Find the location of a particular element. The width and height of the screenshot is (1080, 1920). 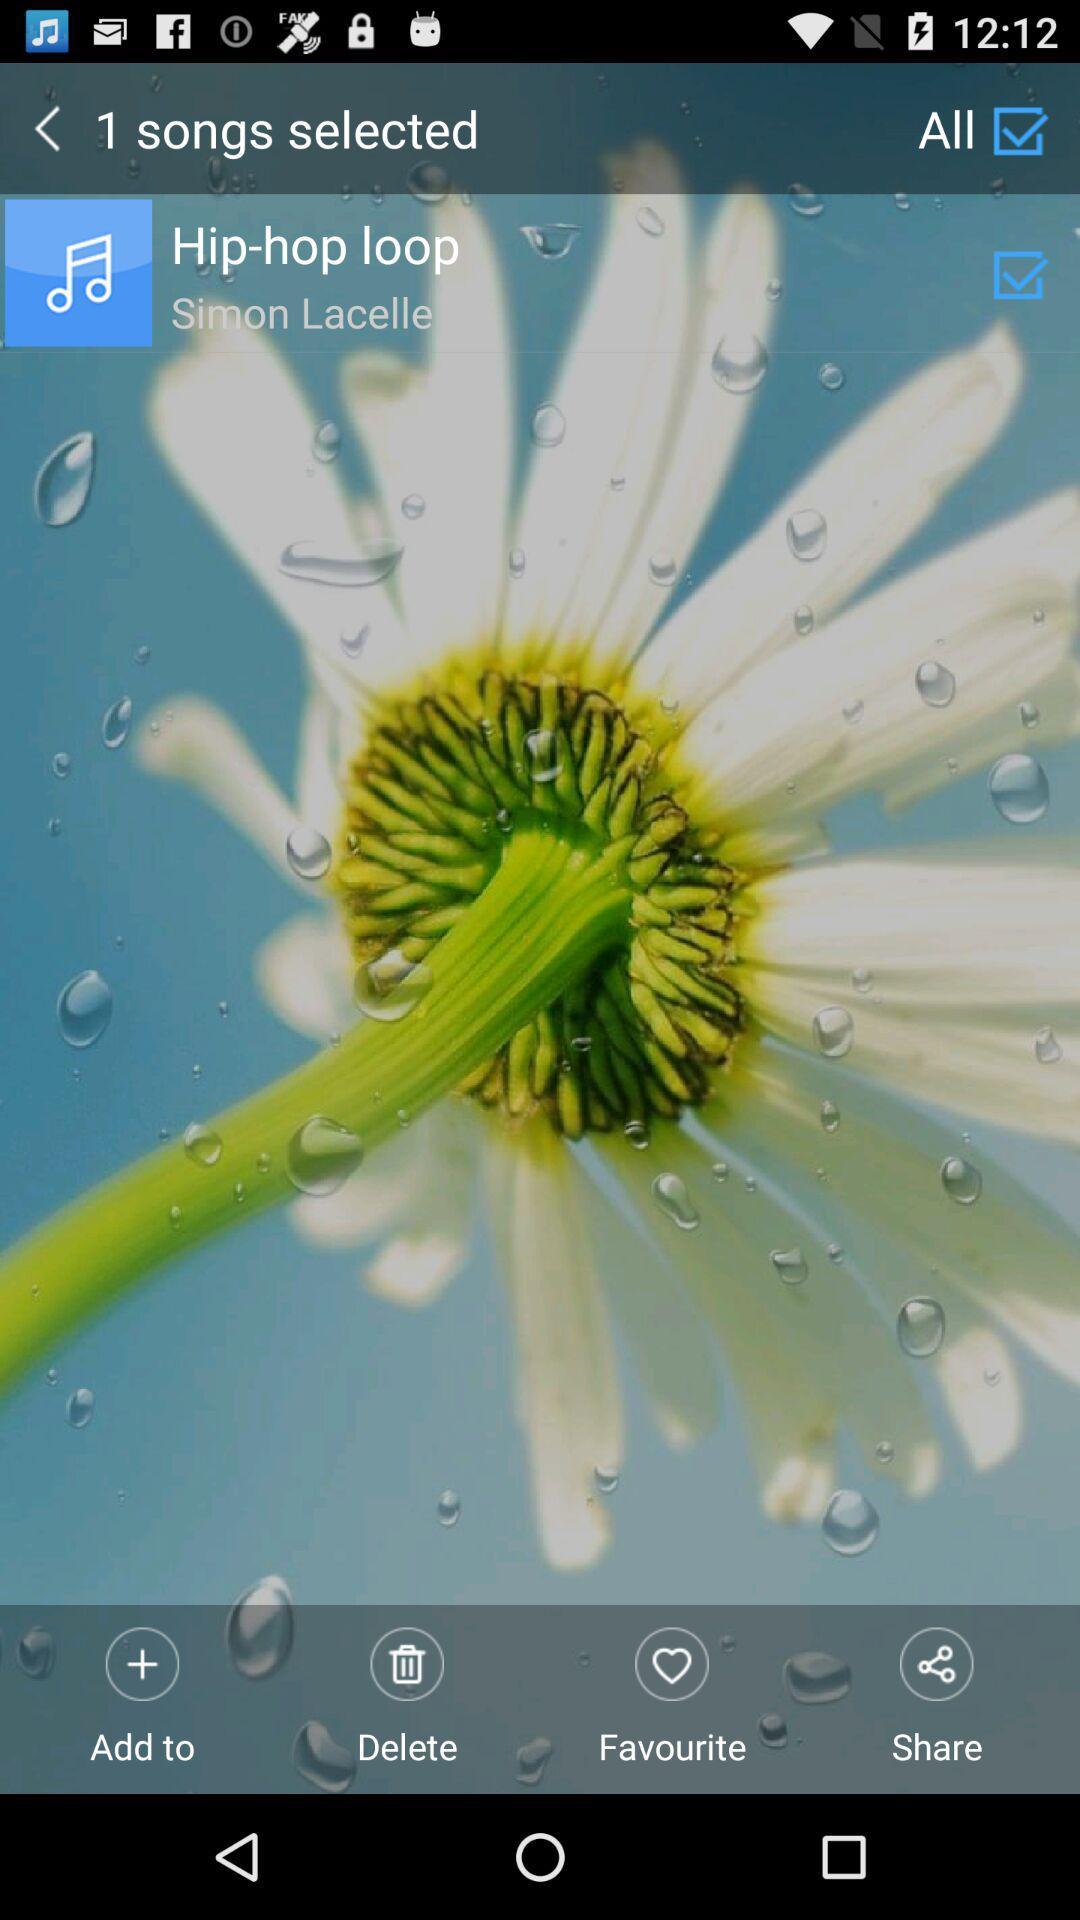

the delete app is located at coordinates (406, 1698).